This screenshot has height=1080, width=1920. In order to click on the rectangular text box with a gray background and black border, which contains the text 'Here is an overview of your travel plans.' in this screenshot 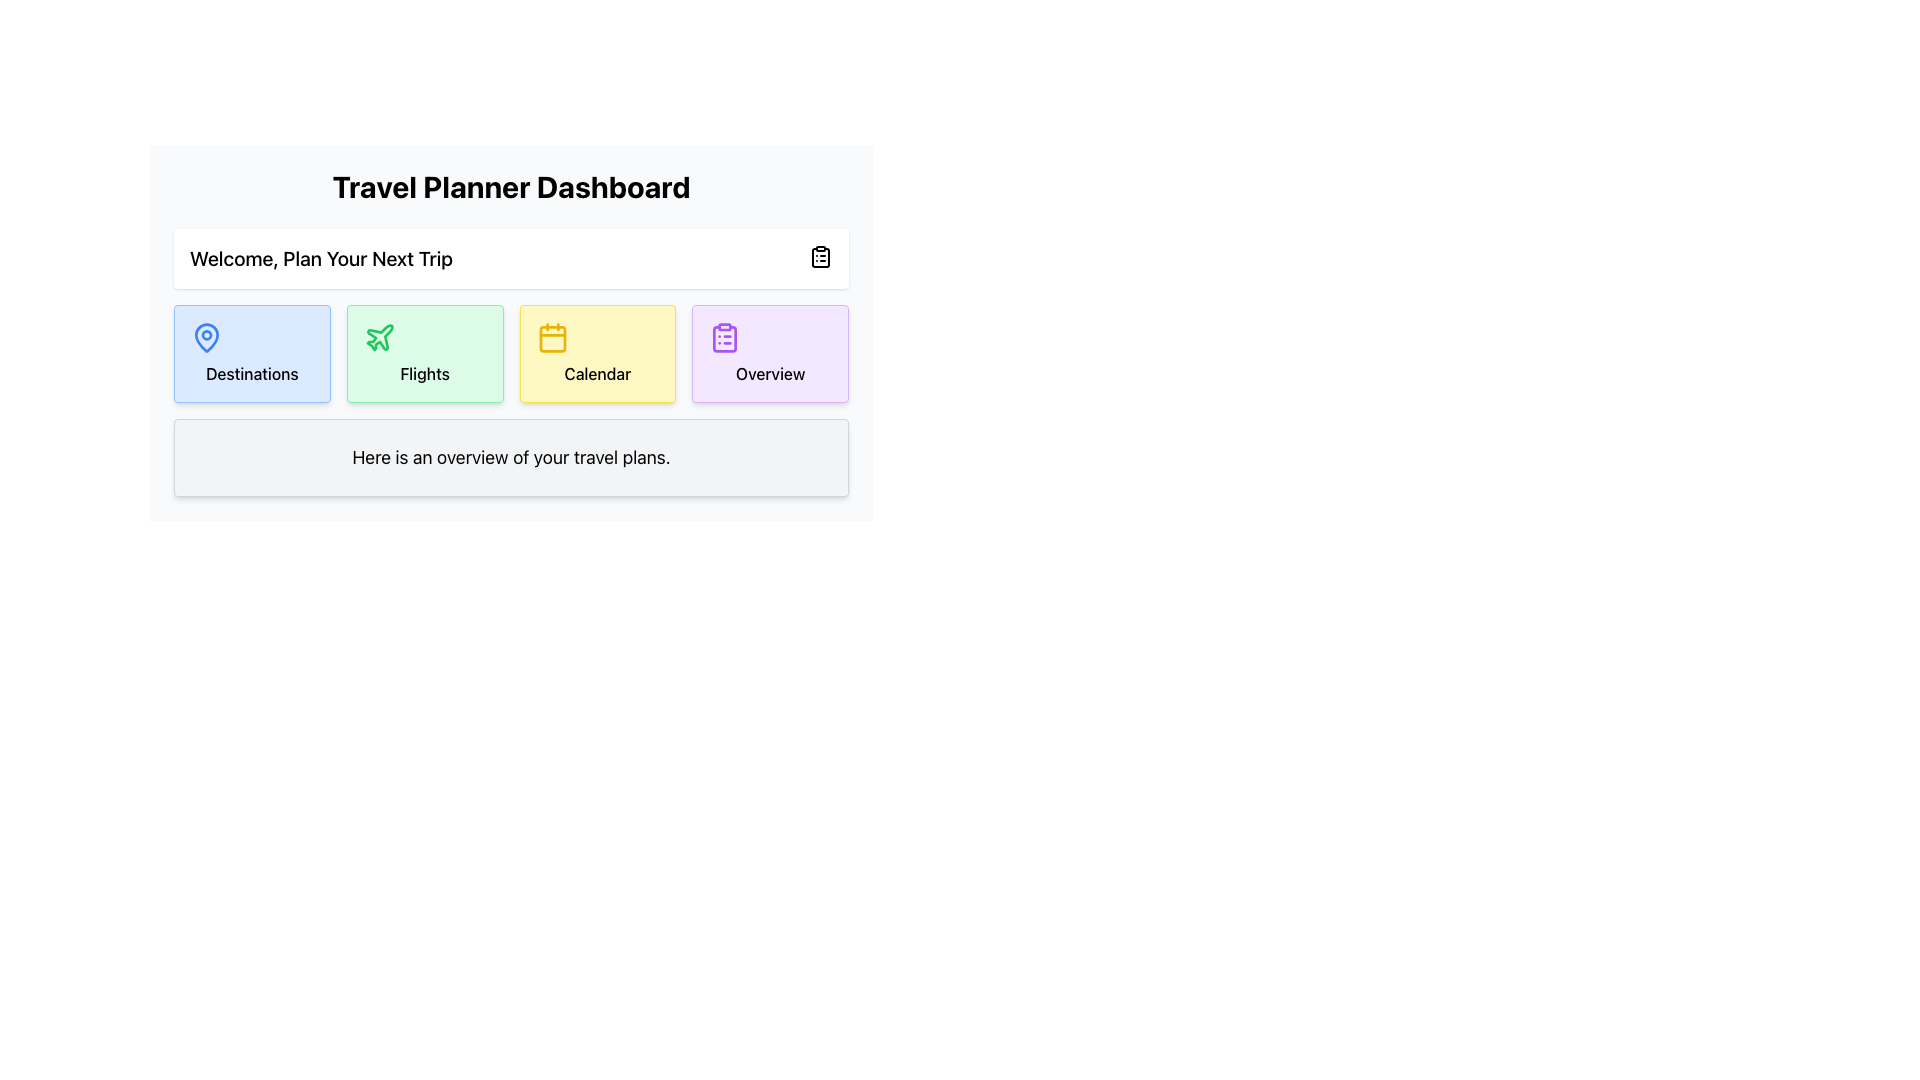, I will do `click(511, 458)`.